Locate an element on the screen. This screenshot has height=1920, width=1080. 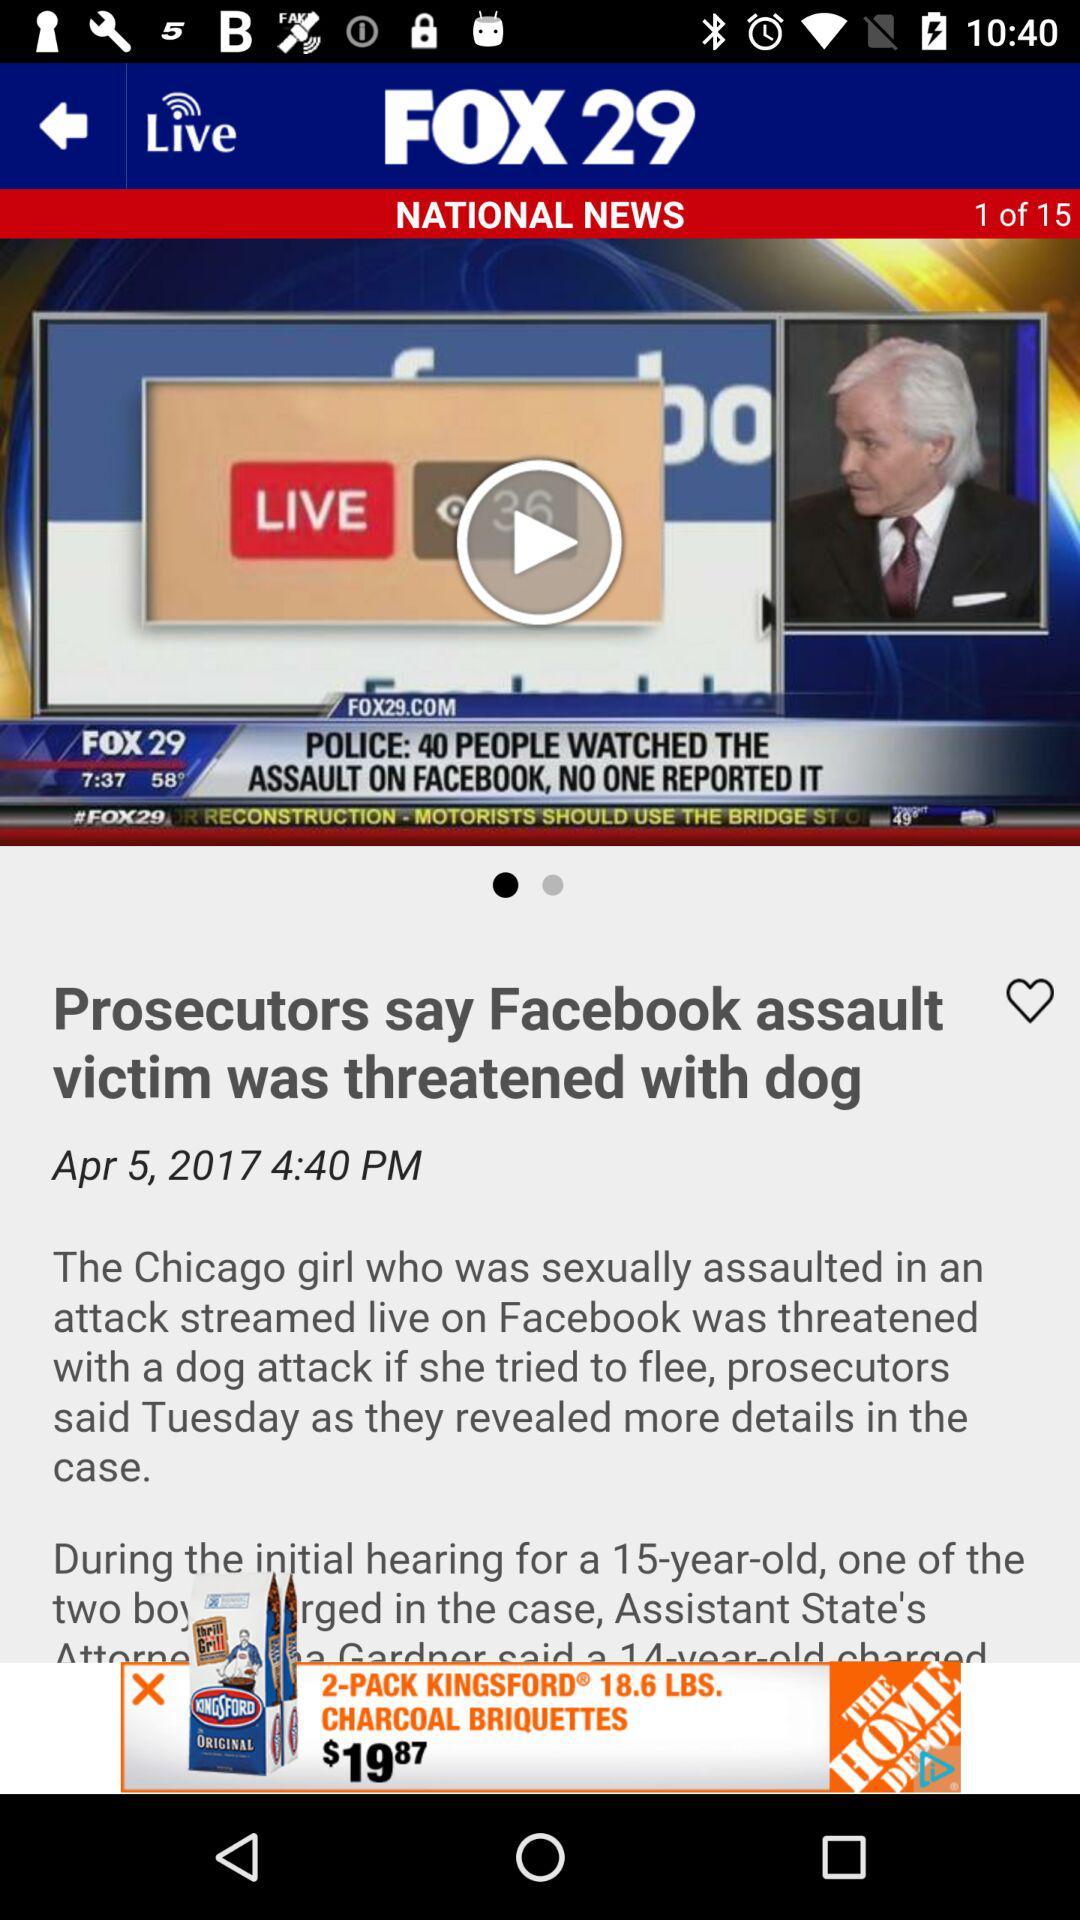
the favorite icon is located at coordinates (1017, 1000).